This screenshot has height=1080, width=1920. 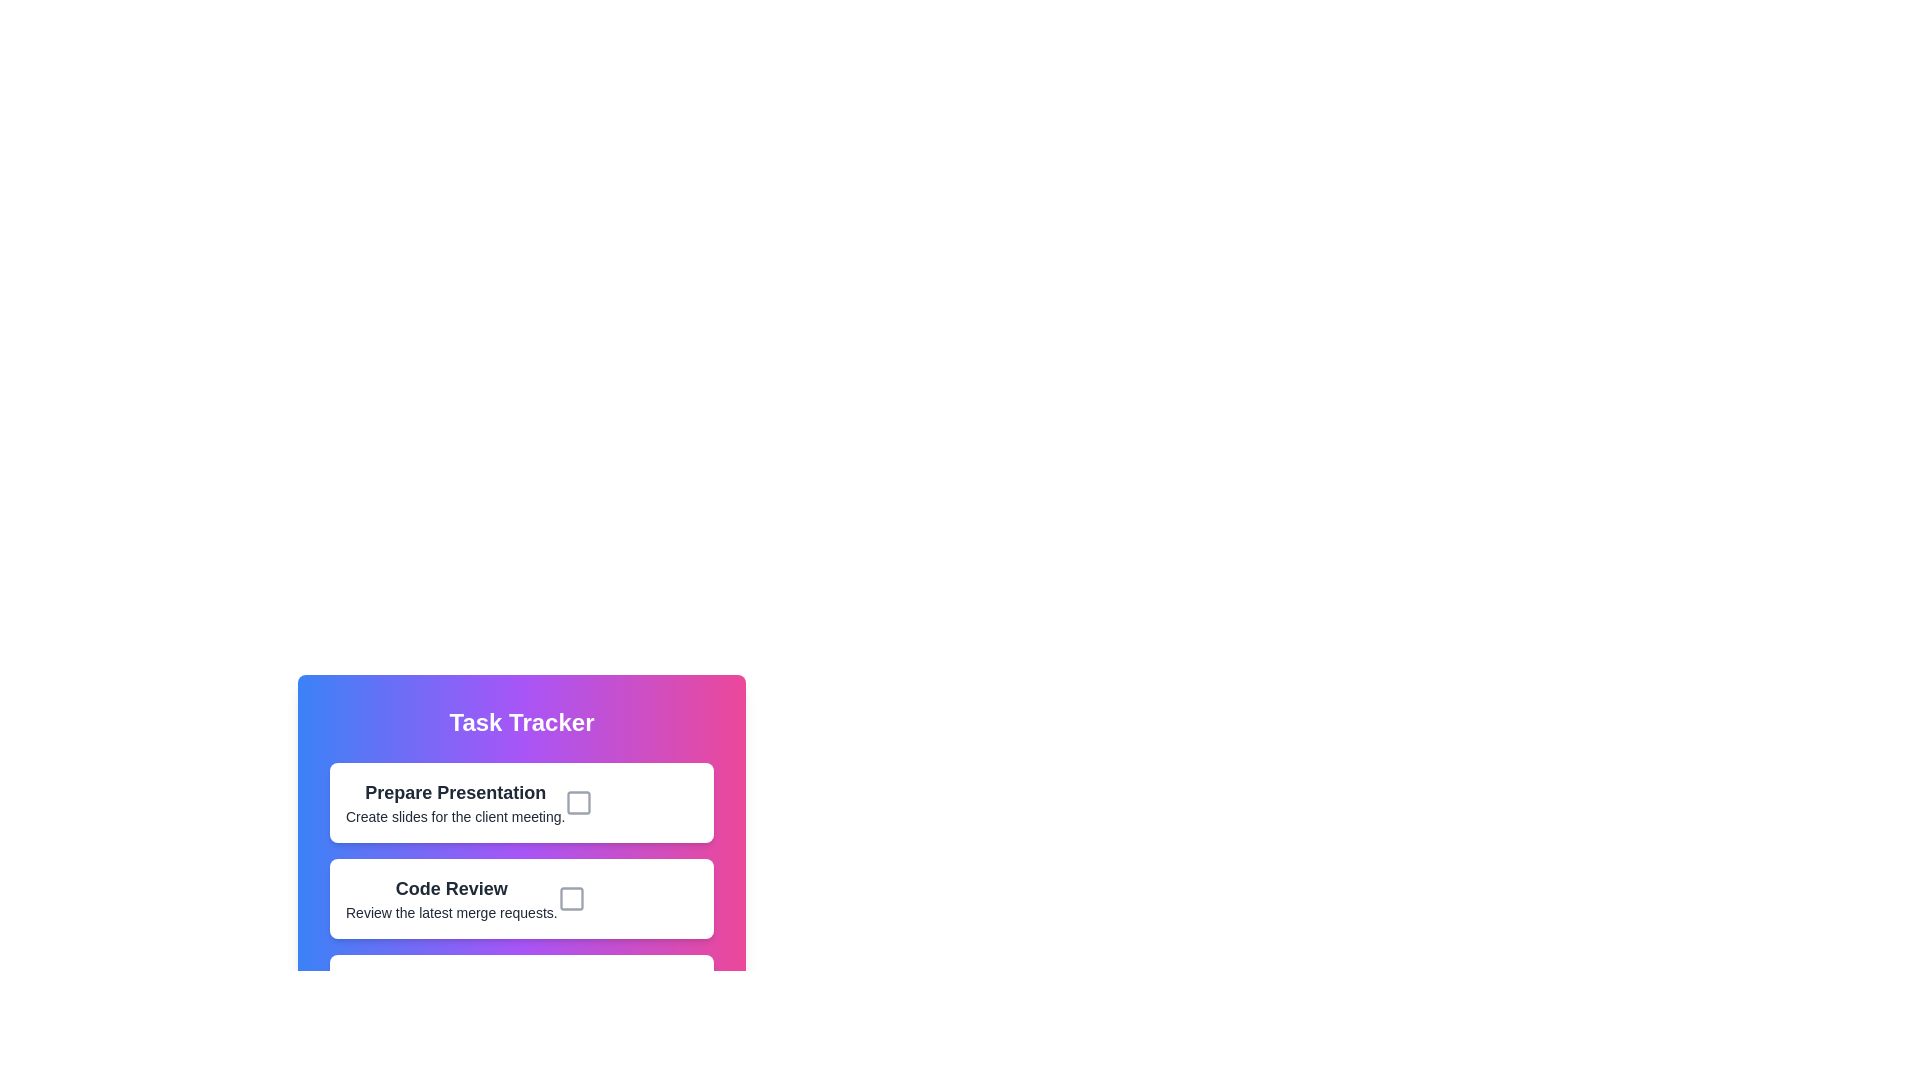 What do you see at coordinates (454, 817) in the screenshot?
I see `the detailed description text located below the 'Prepare Presentation' heading to associate this information with the related task above` at bounding box center [454, 817].